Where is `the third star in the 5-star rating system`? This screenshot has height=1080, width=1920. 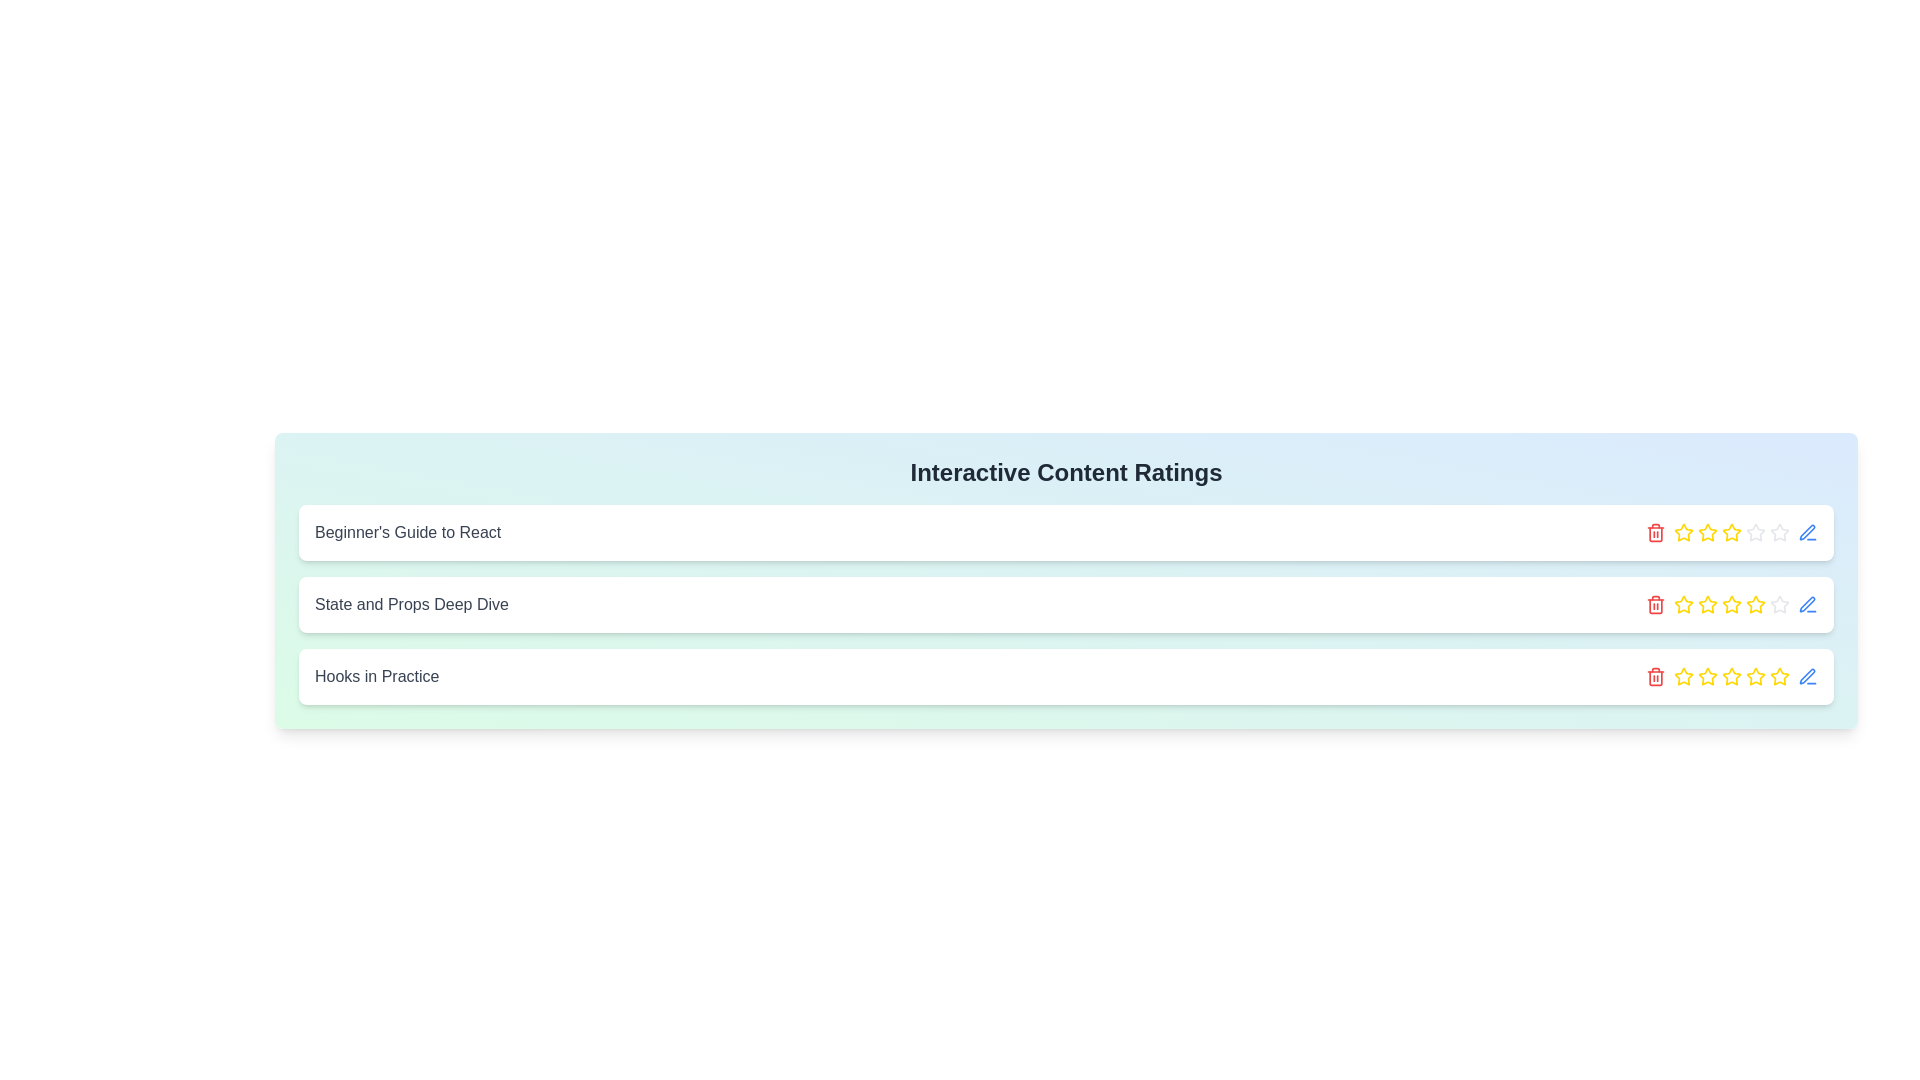 the third star in the 5-star rating system is located at coordinates (1731, 676).